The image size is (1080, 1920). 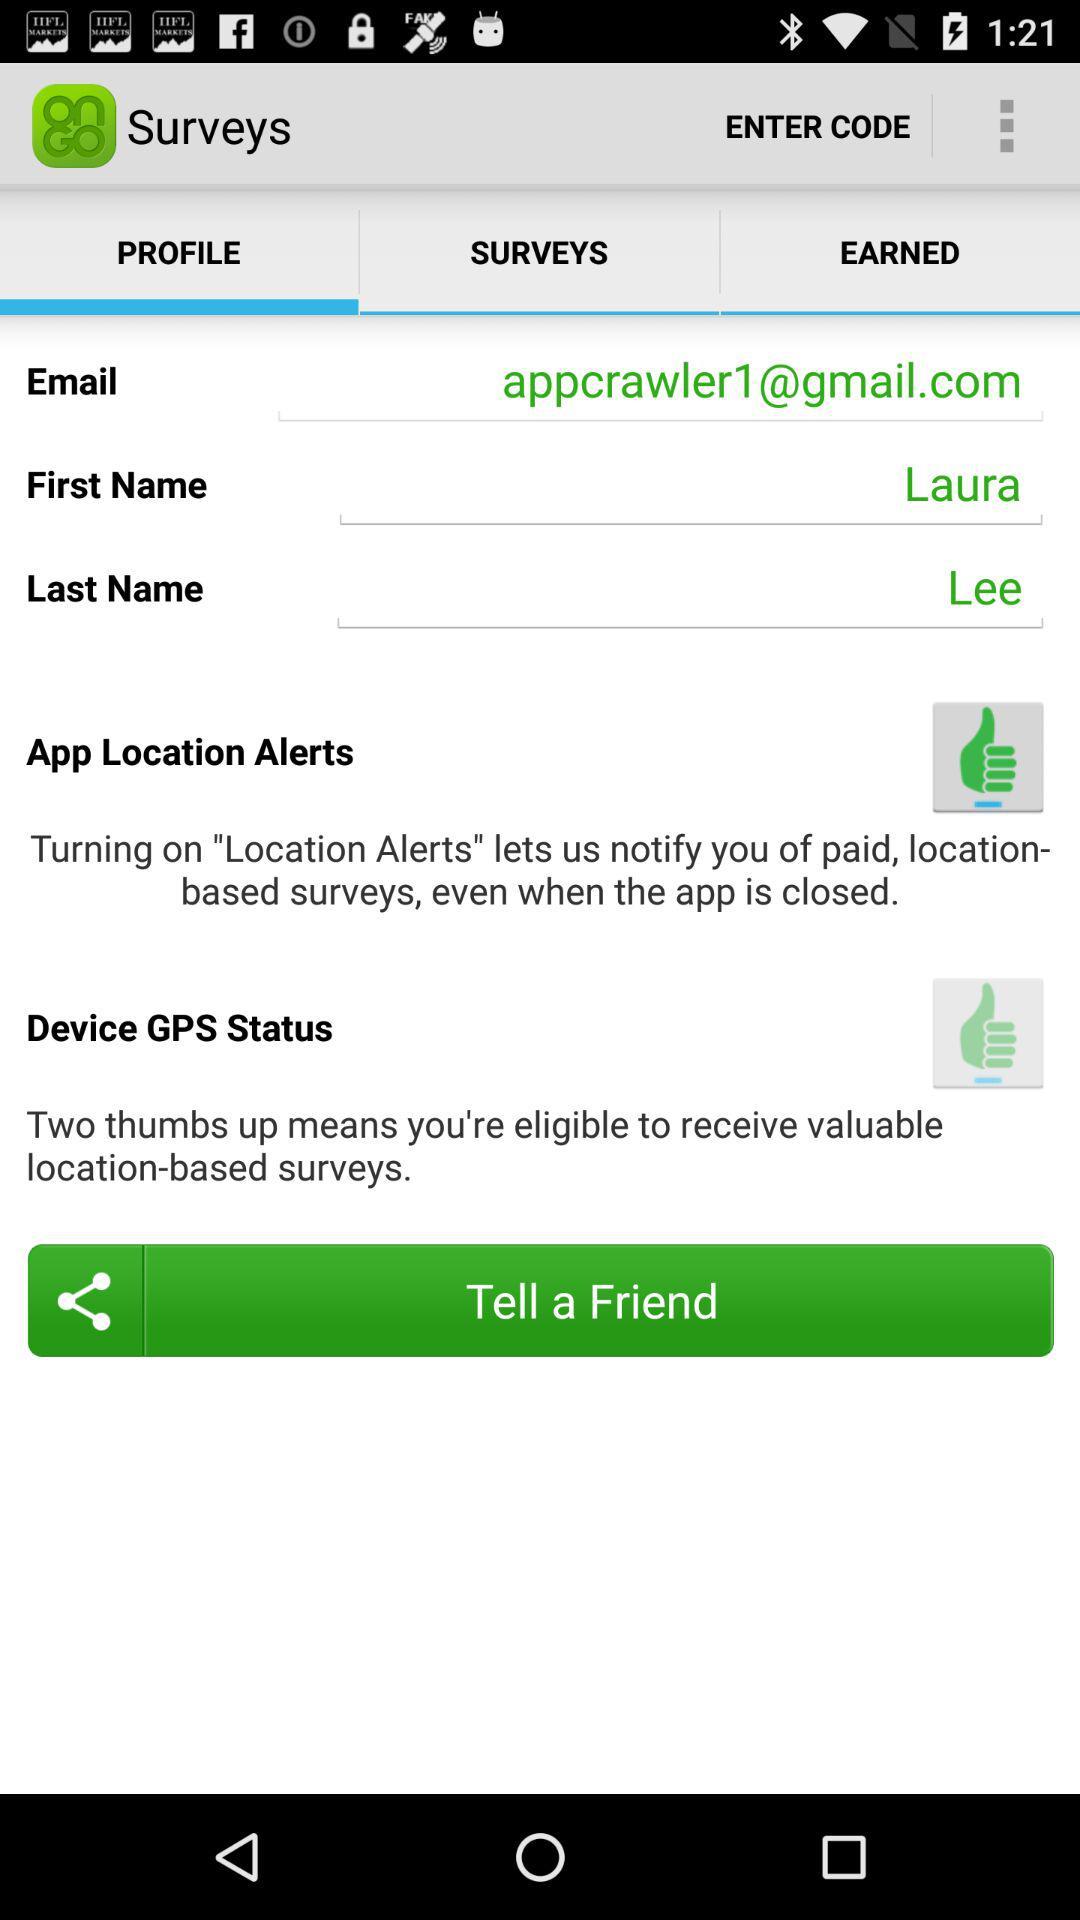 What do you see at coordinates (987, 756) in the screenshot?
I see `the item above the turning on location item` at bounding box center [987, 756].